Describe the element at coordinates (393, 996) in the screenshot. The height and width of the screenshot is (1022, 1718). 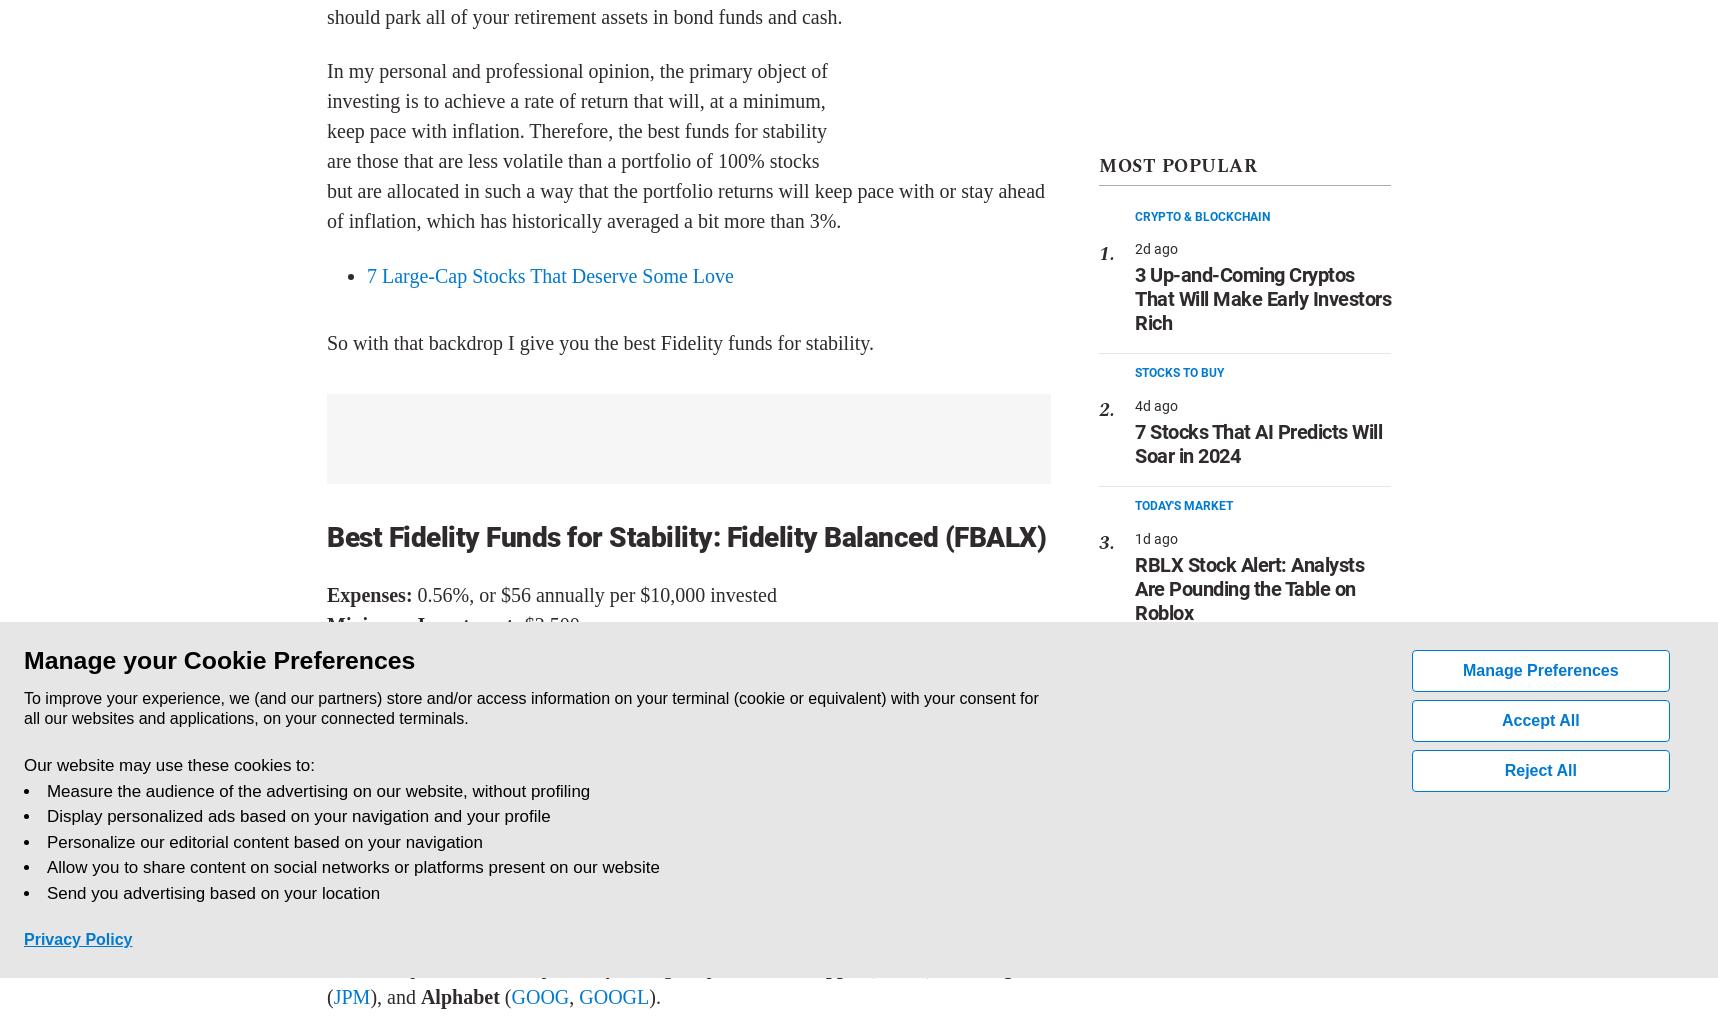
I see `'), and'` at that location.